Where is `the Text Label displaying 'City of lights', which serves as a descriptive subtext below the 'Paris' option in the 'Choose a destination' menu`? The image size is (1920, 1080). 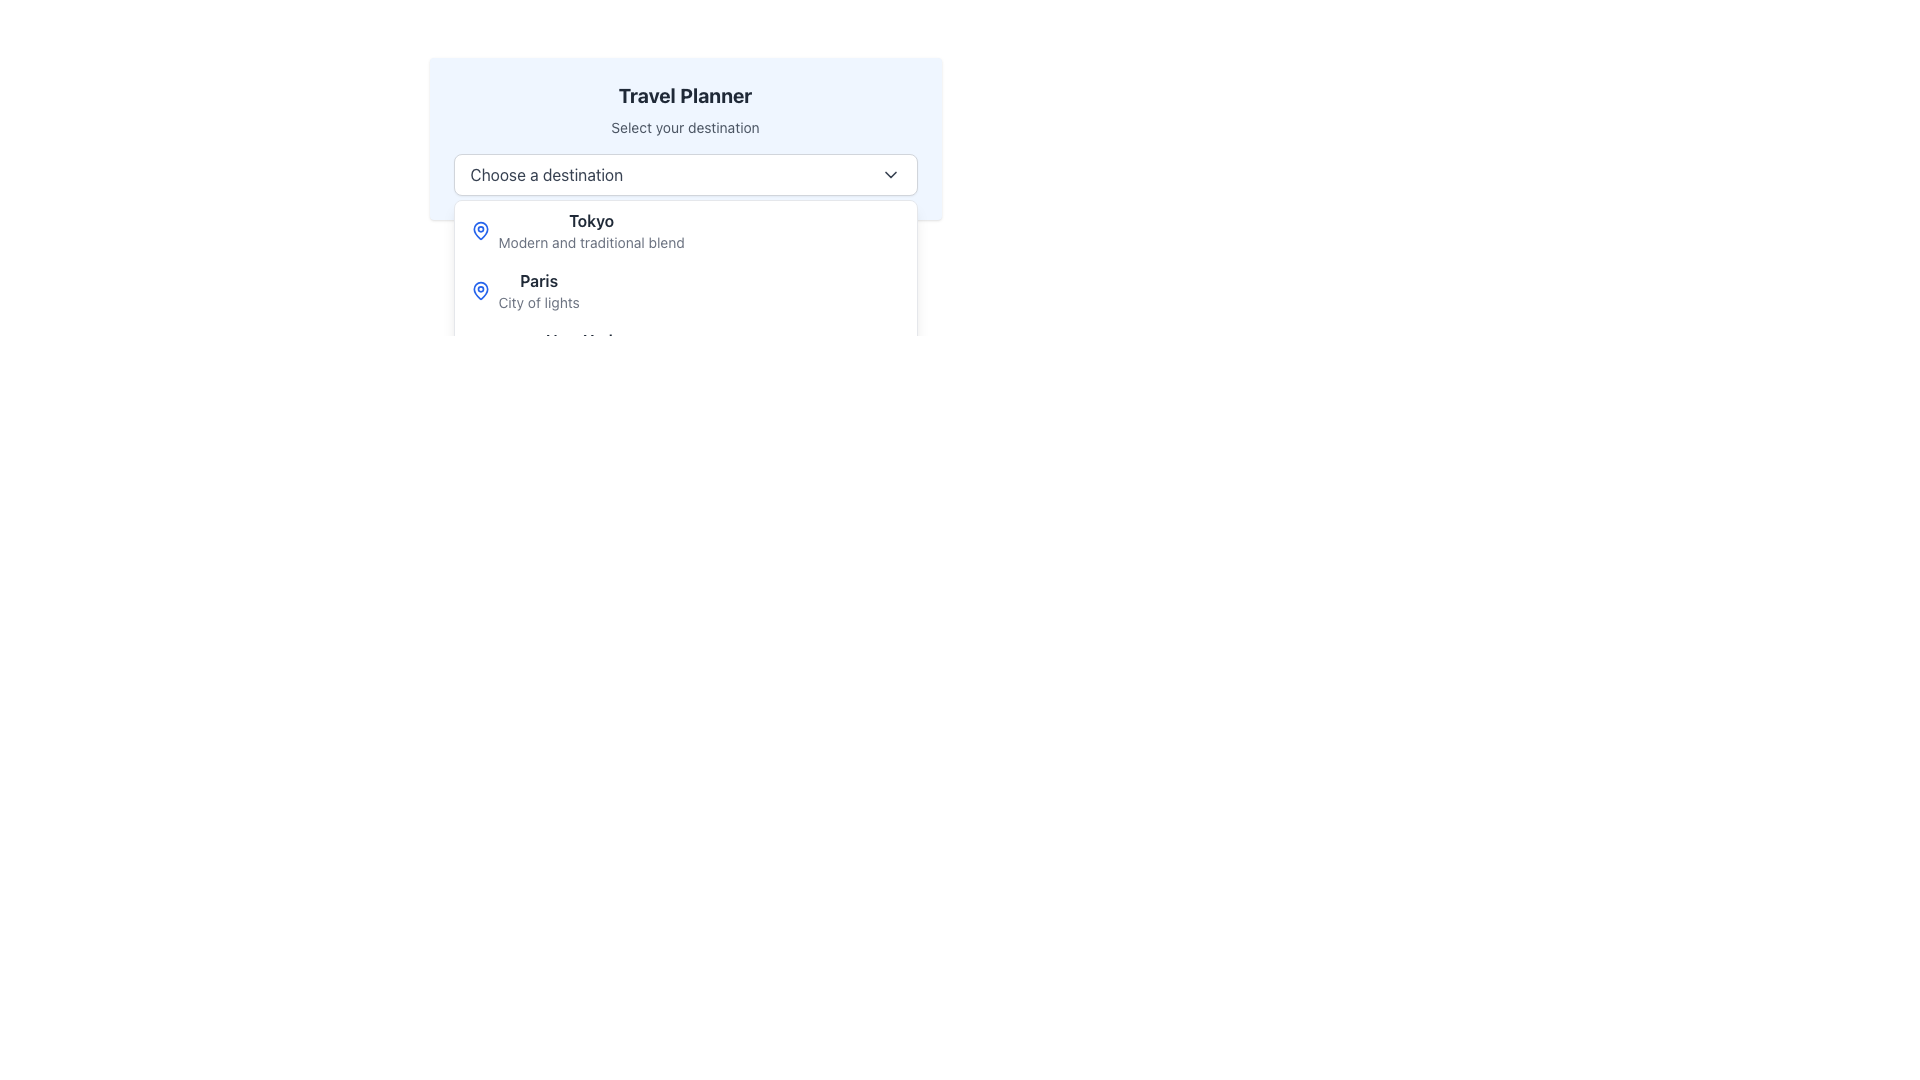
the Text Label displaying 'City of lights', which serves as a descriptive subtext below the 'Paris' option in the 'Choose a destination' menu is located at coordinates (539, 303).